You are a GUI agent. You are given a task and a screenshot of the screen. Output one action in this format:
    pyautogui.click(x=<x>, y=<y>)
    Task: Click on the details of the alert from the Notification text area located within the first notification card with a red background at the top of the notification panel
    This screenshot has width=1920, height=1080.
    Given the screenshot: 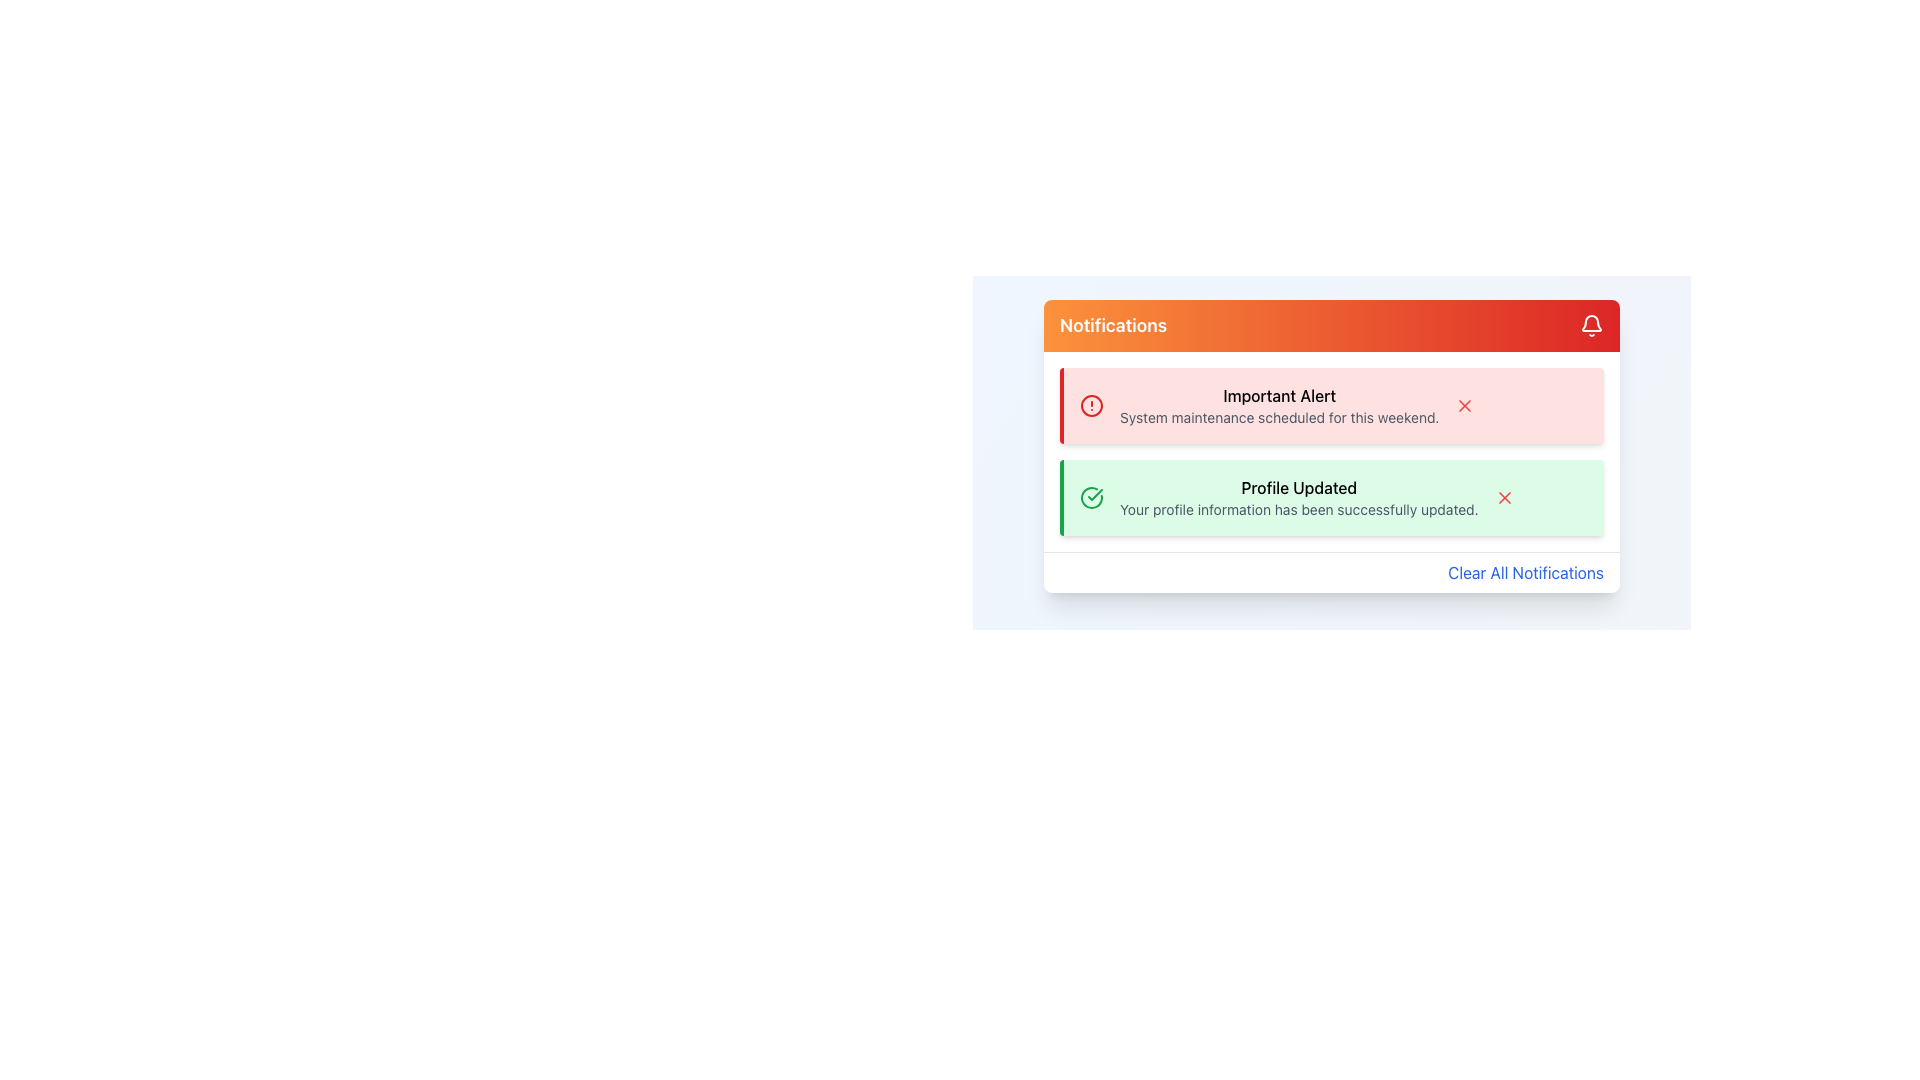 What is the action you would take?
    pyautogui.click(x=1278, y=405)
    